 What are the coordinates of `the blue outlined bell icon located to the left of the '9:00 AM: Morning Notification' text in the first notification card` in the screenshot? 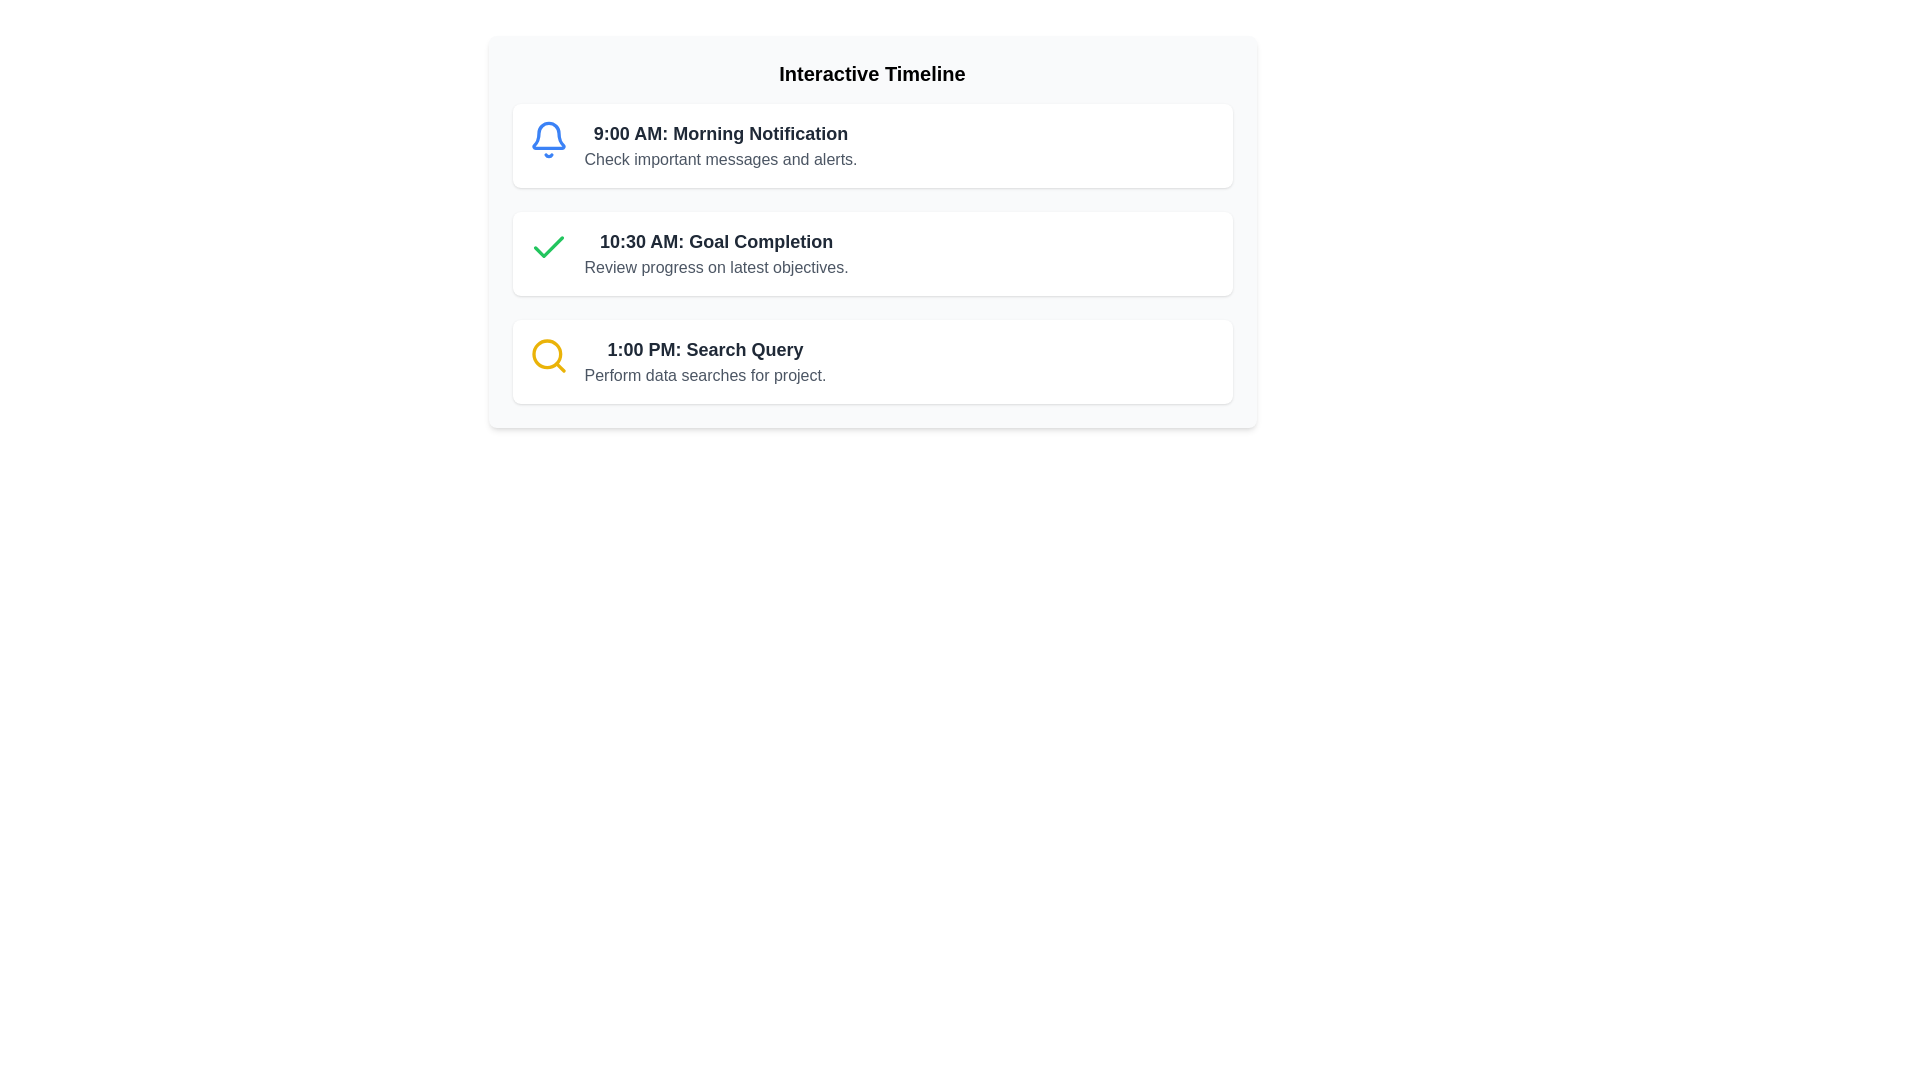 It's located at (548, 138).